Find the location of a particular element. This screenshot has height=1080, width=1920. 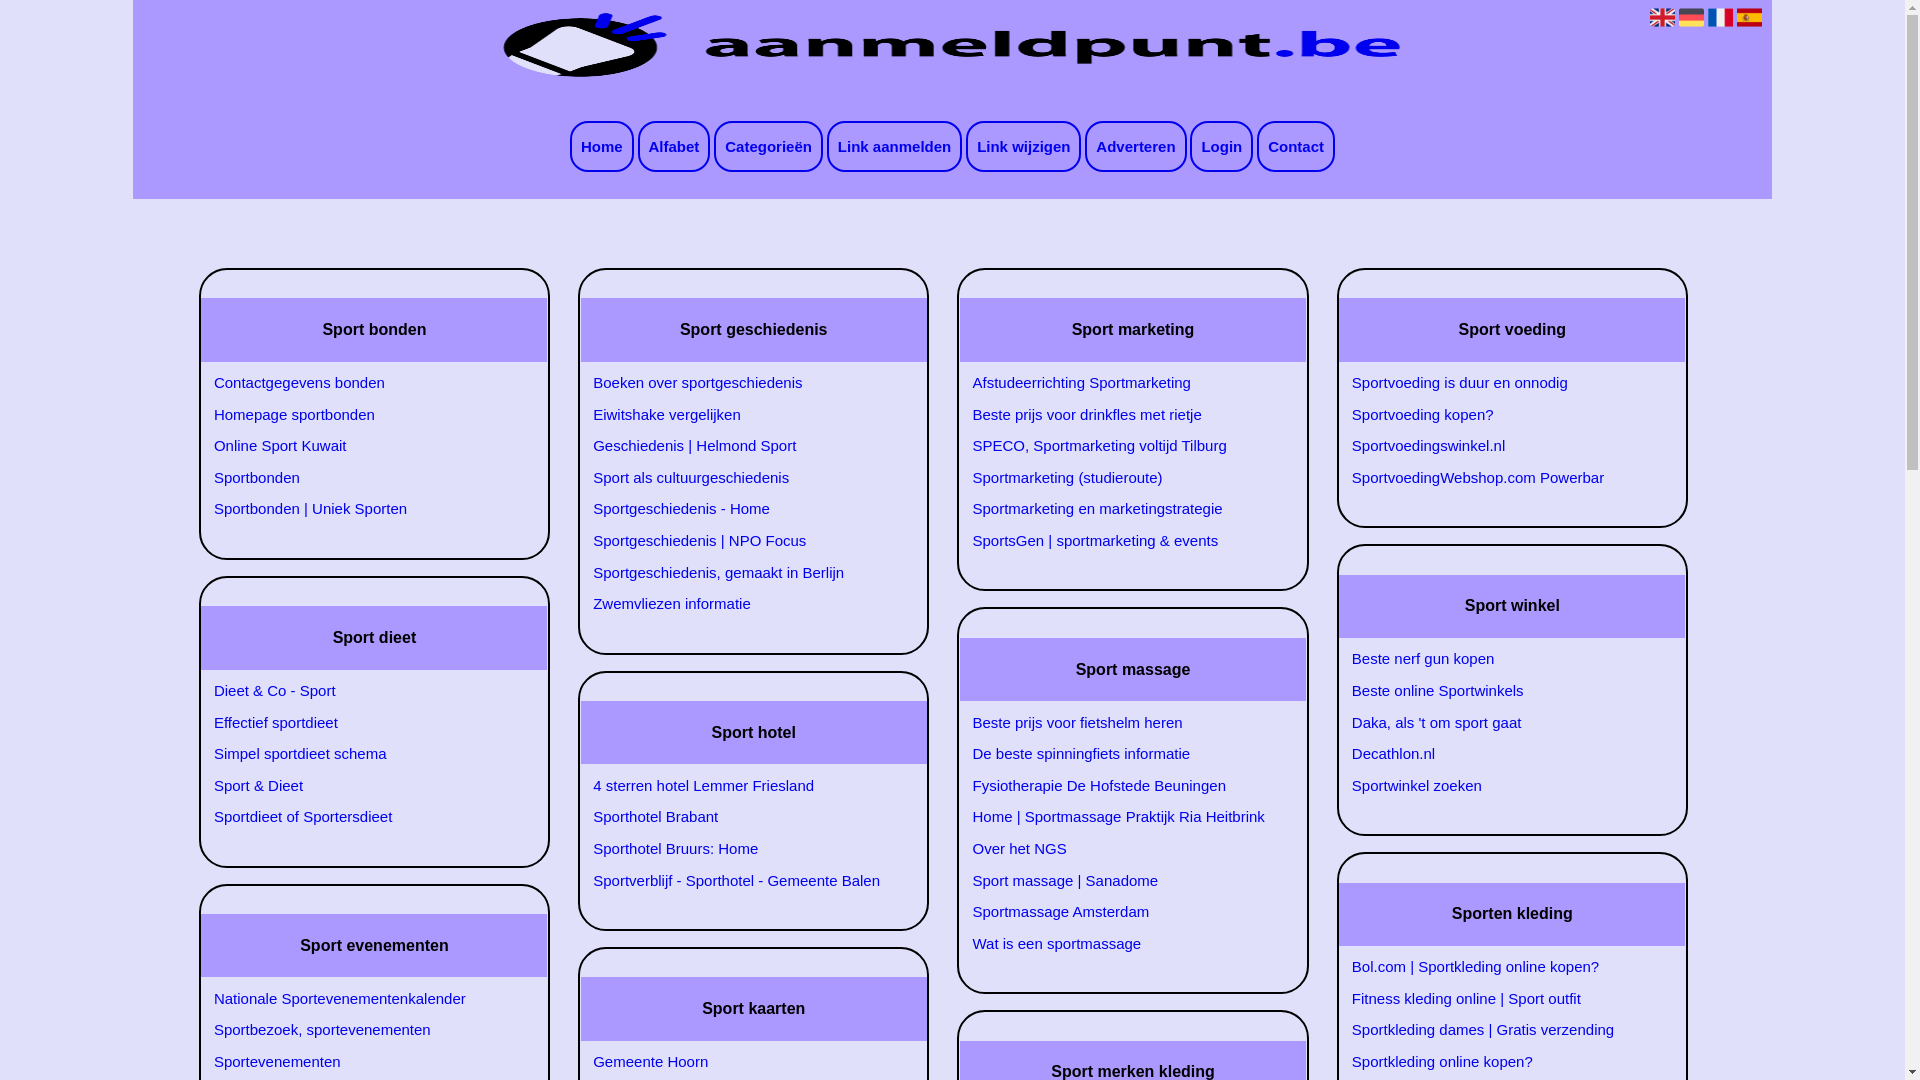

'Wat is een sportmassage' is located at coordinates (1121, 944).